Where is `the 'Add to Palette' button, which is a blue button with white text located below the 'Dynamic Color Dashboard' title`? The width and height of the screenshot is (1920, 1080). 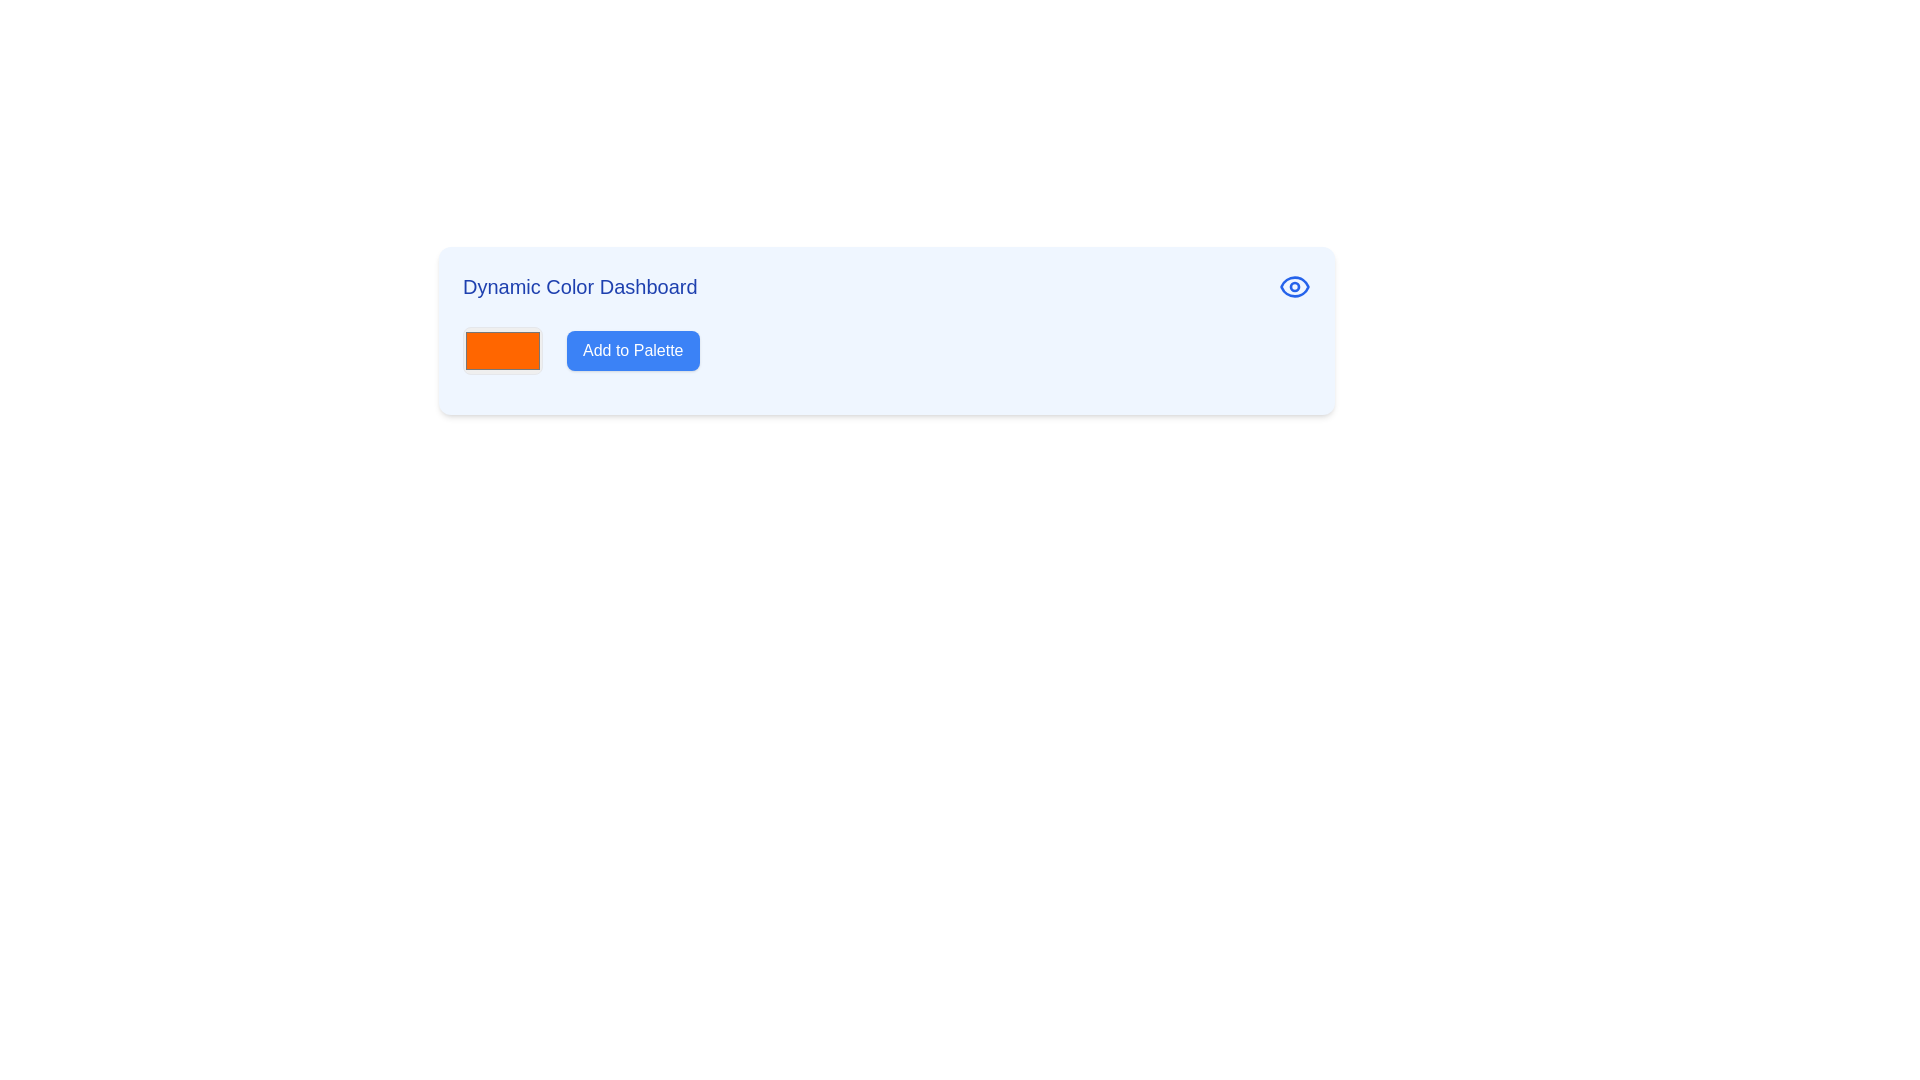 the 'Add to Palette' button, which is a blue button with white text located below the 'Dynamic Color Dashboard' title is located at coordinates (632, 350).